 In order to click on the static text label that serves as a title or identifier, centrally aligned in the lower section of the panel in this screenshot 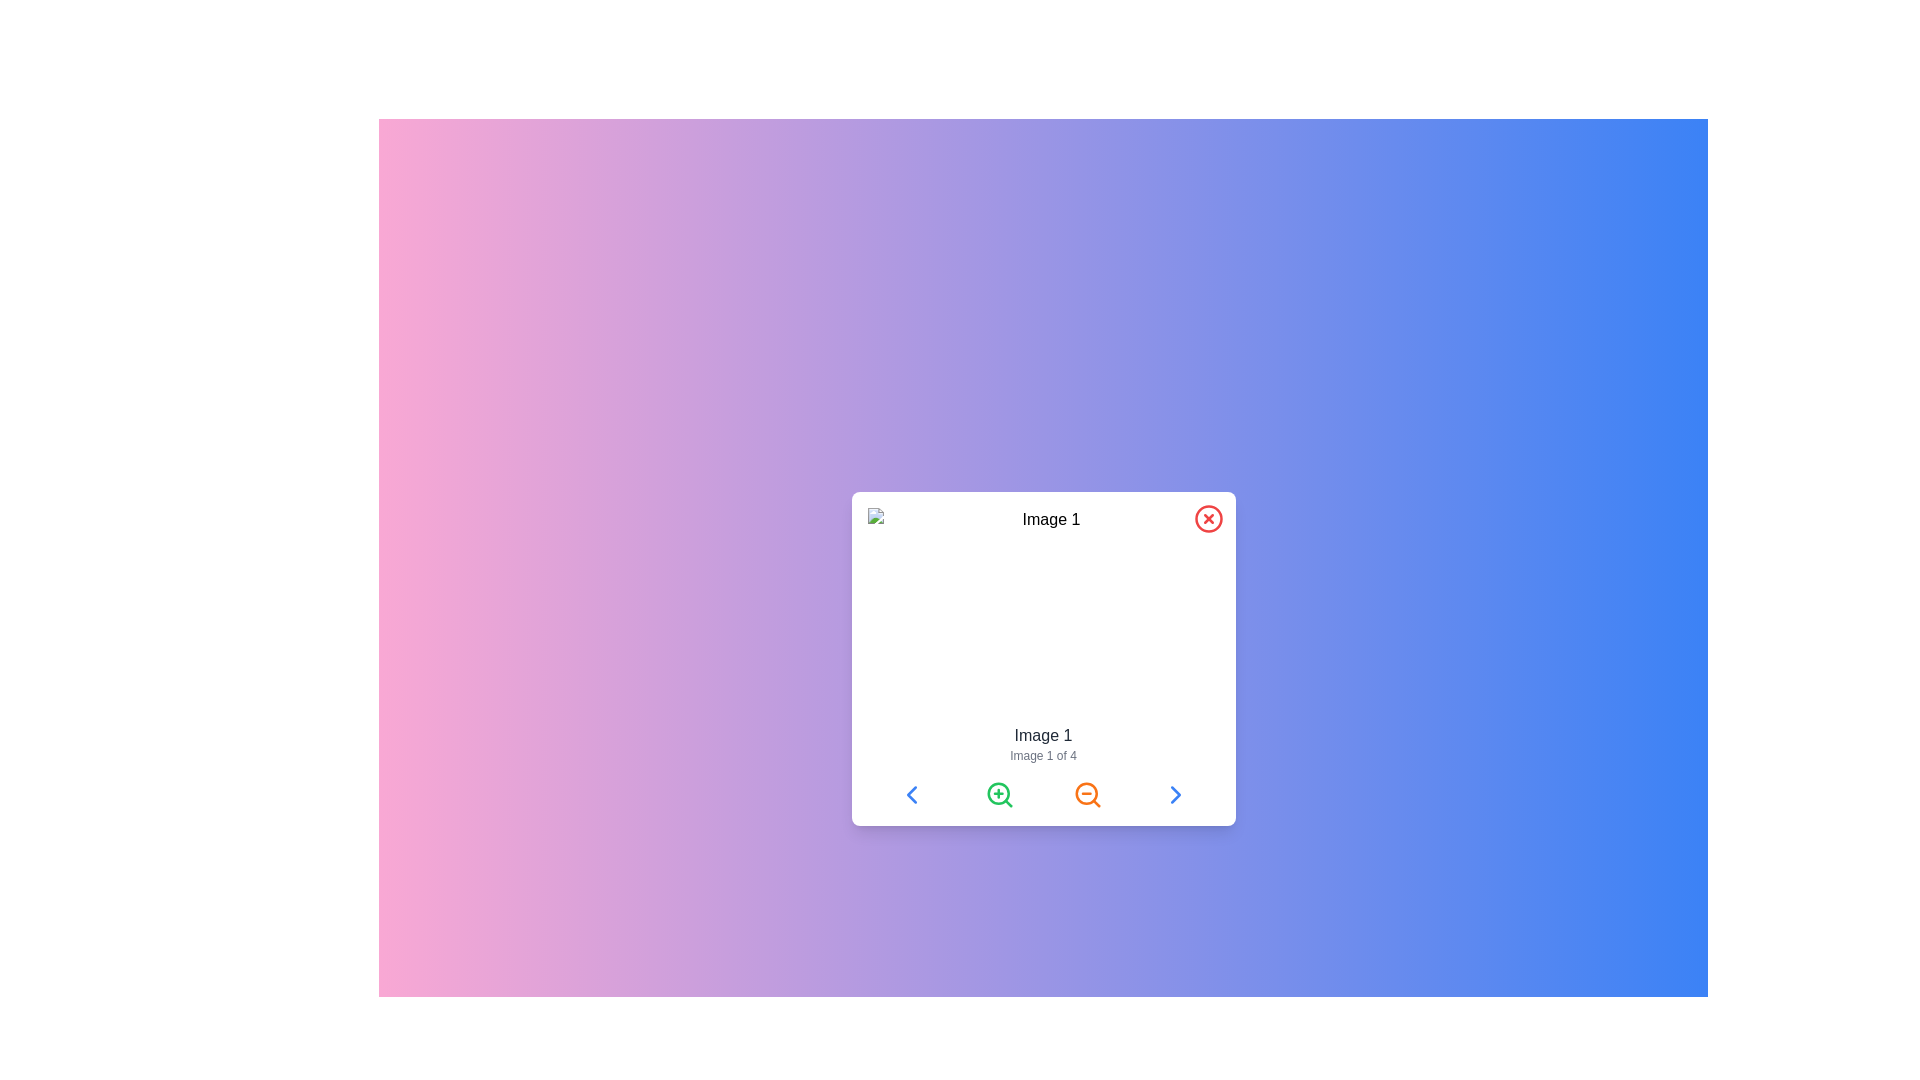, I will do `click(1042, 736)`.